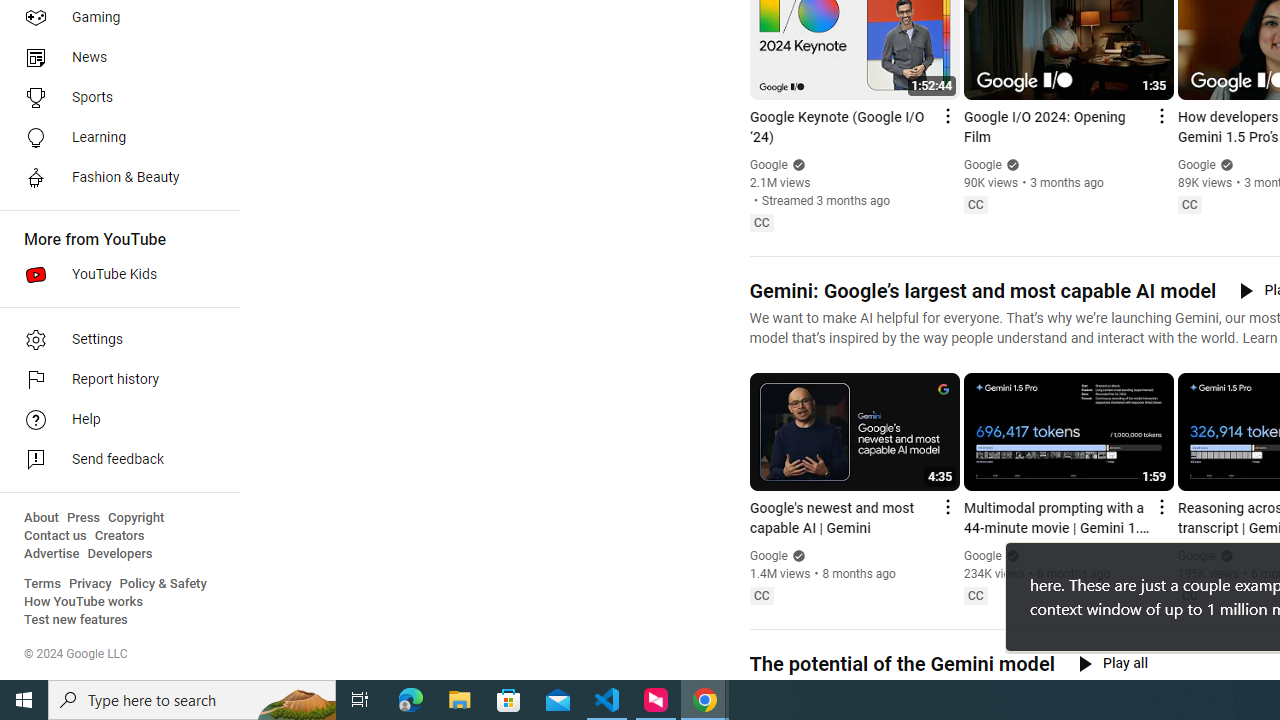  I want to click on 'Sports', so click(112, 97).